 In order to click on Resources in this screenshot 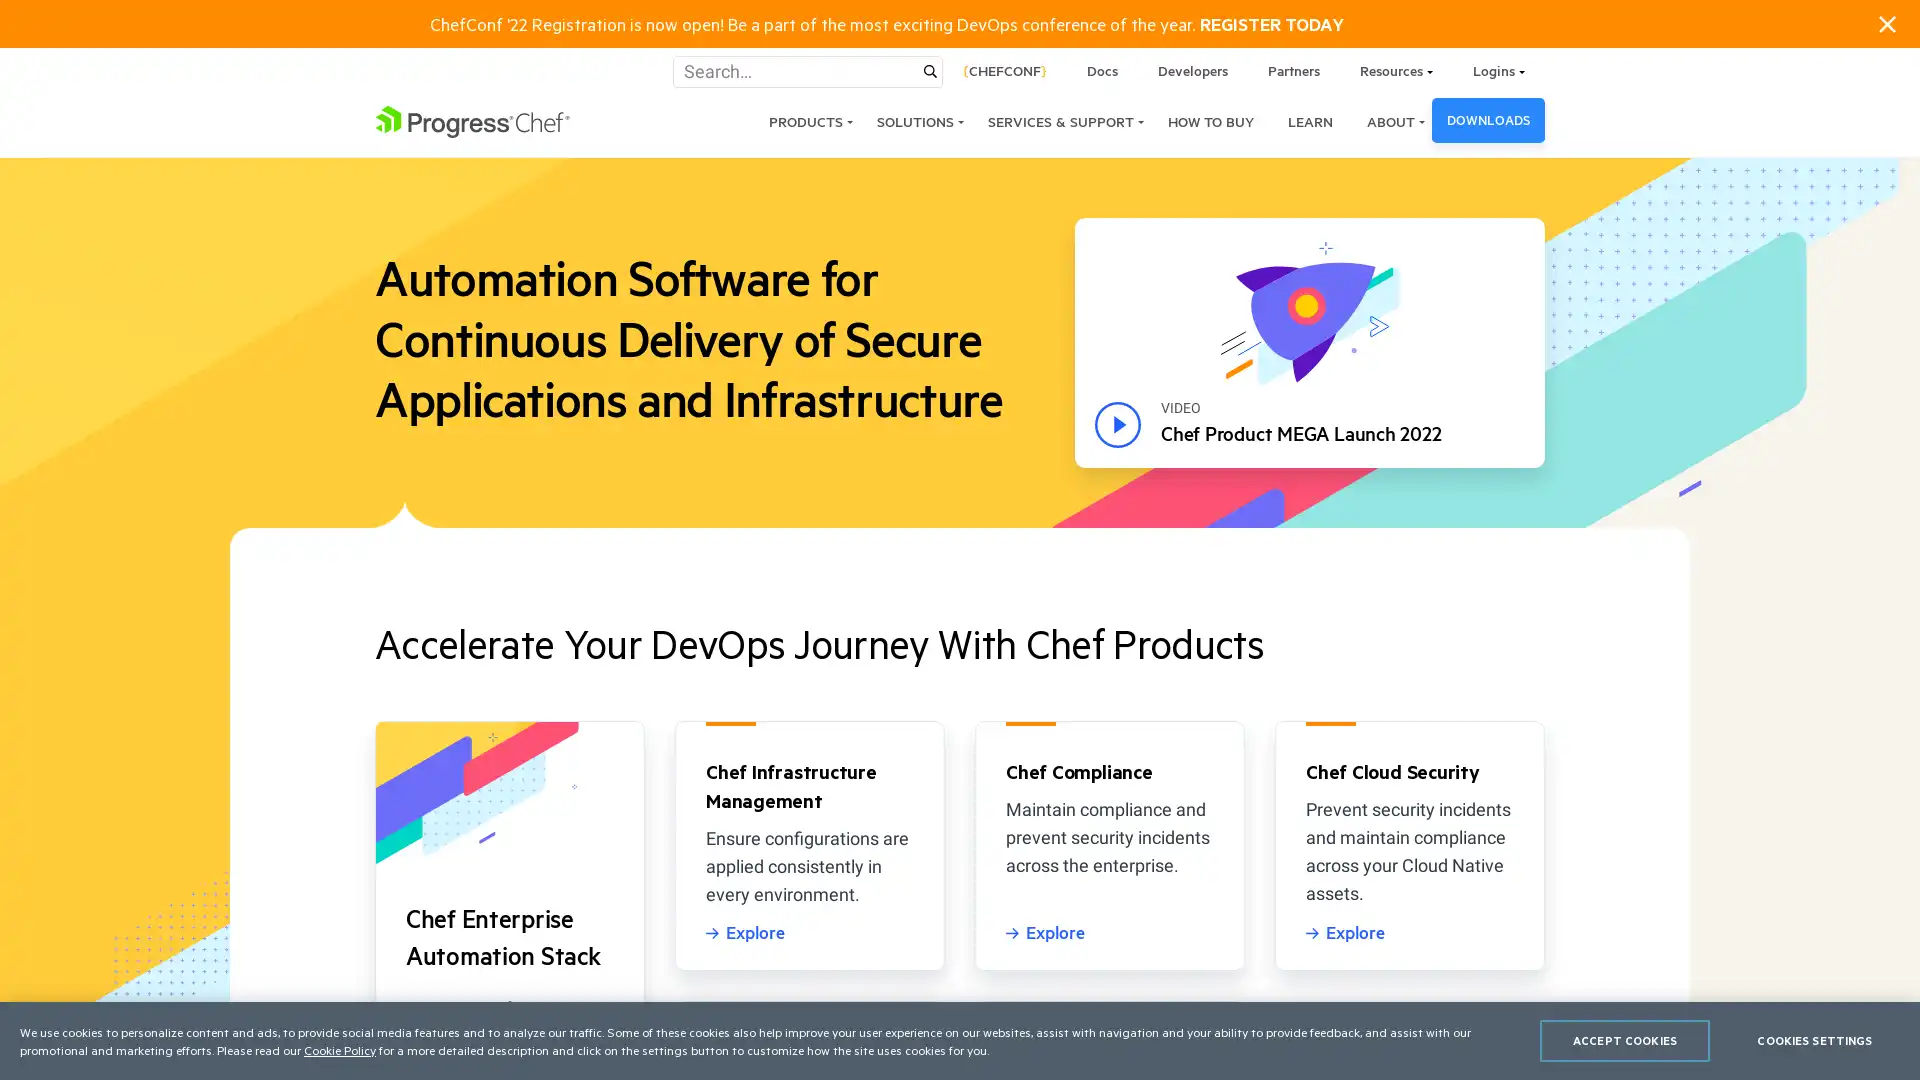, I will do `click(1395, 71)`.